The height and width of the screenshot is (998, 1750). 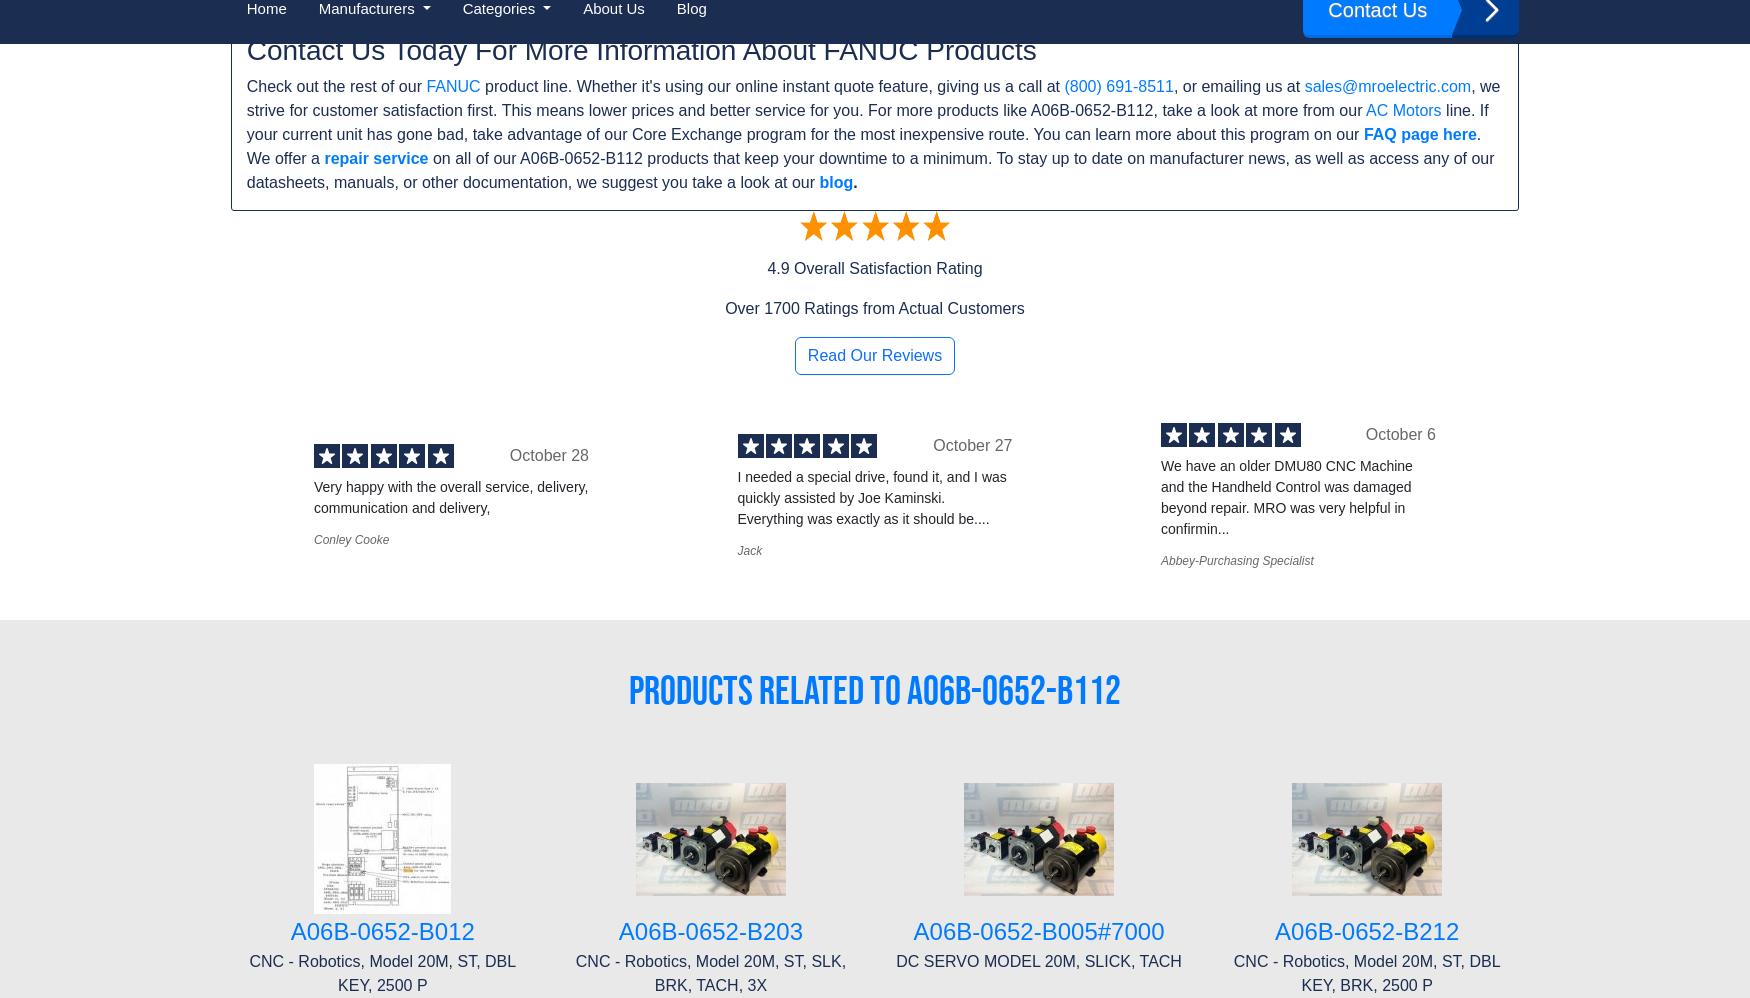 I want to click on 'FAQ', so click(x=246, y=763).